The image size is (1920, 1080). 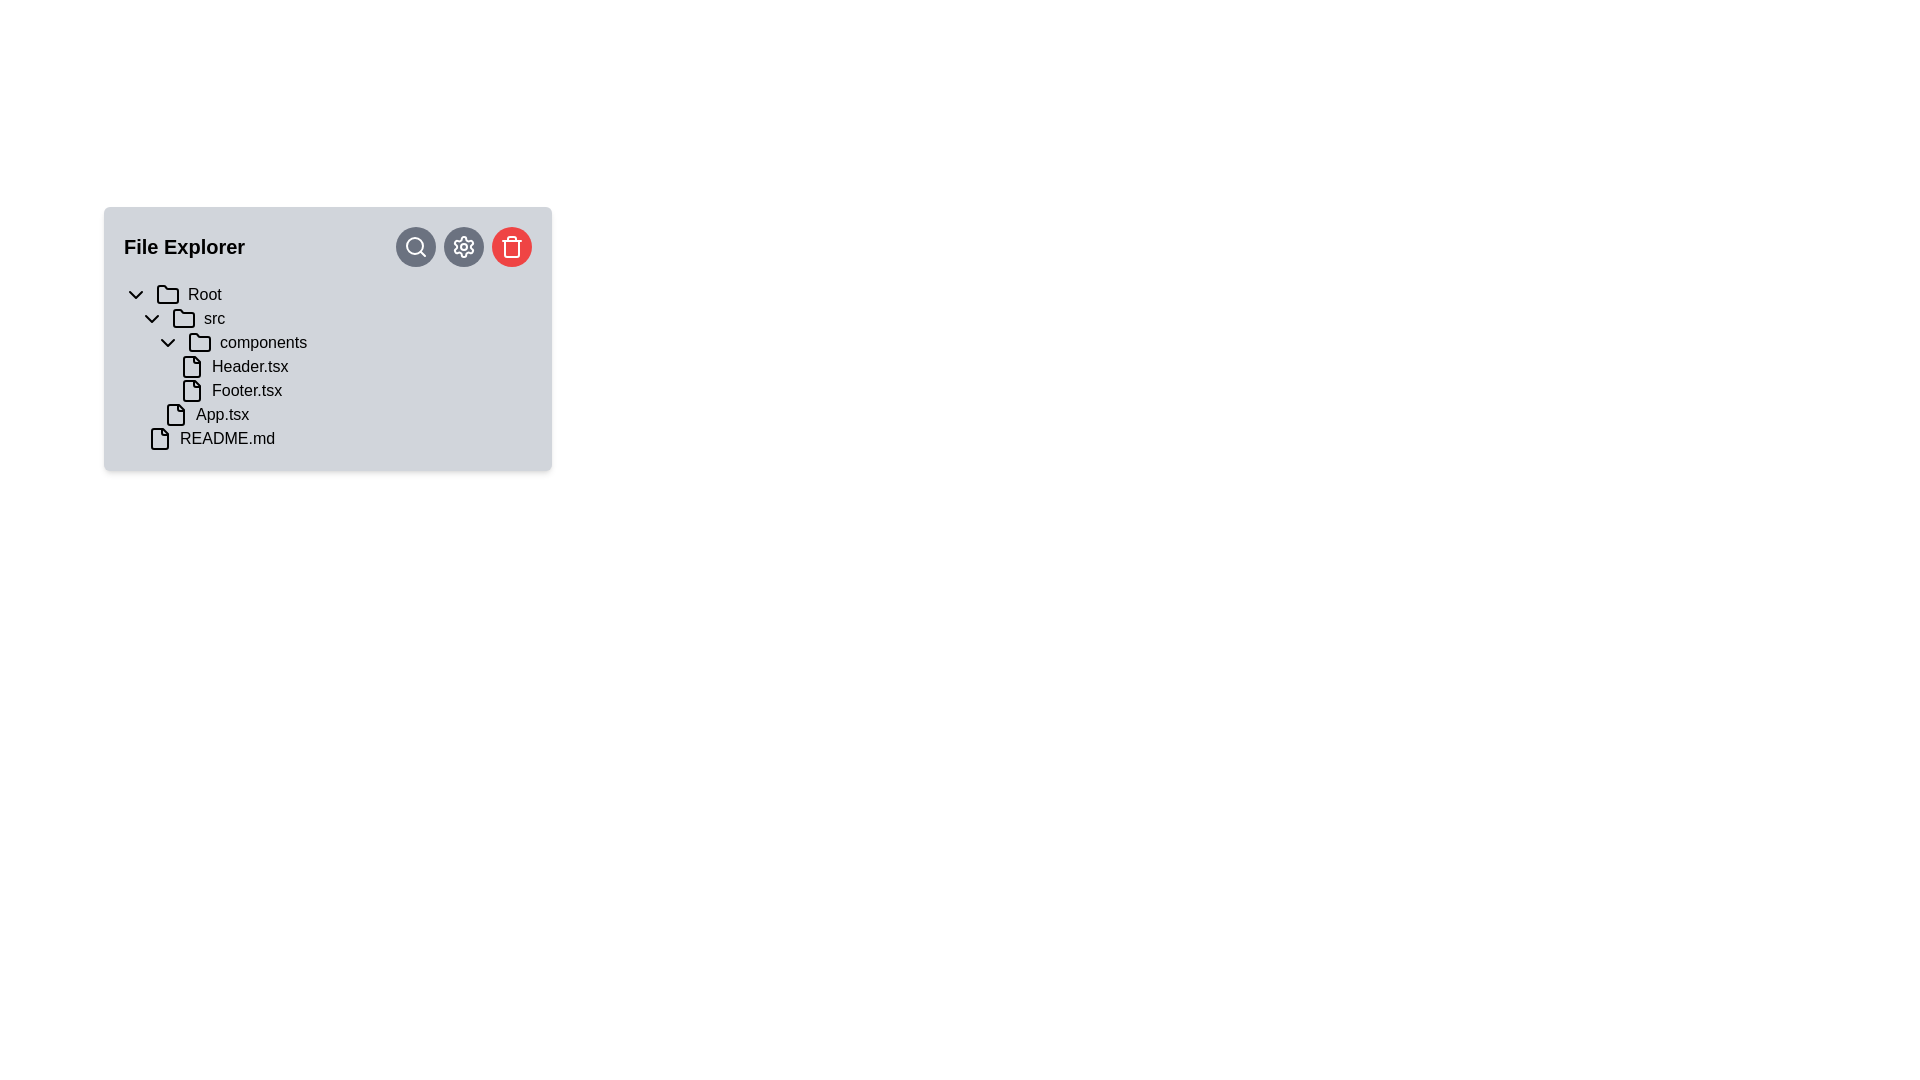 What do you see at coordinates (168, 342) in the screenshot?
I see `the Chevron Icon Button` at bounding box center [168, 342].